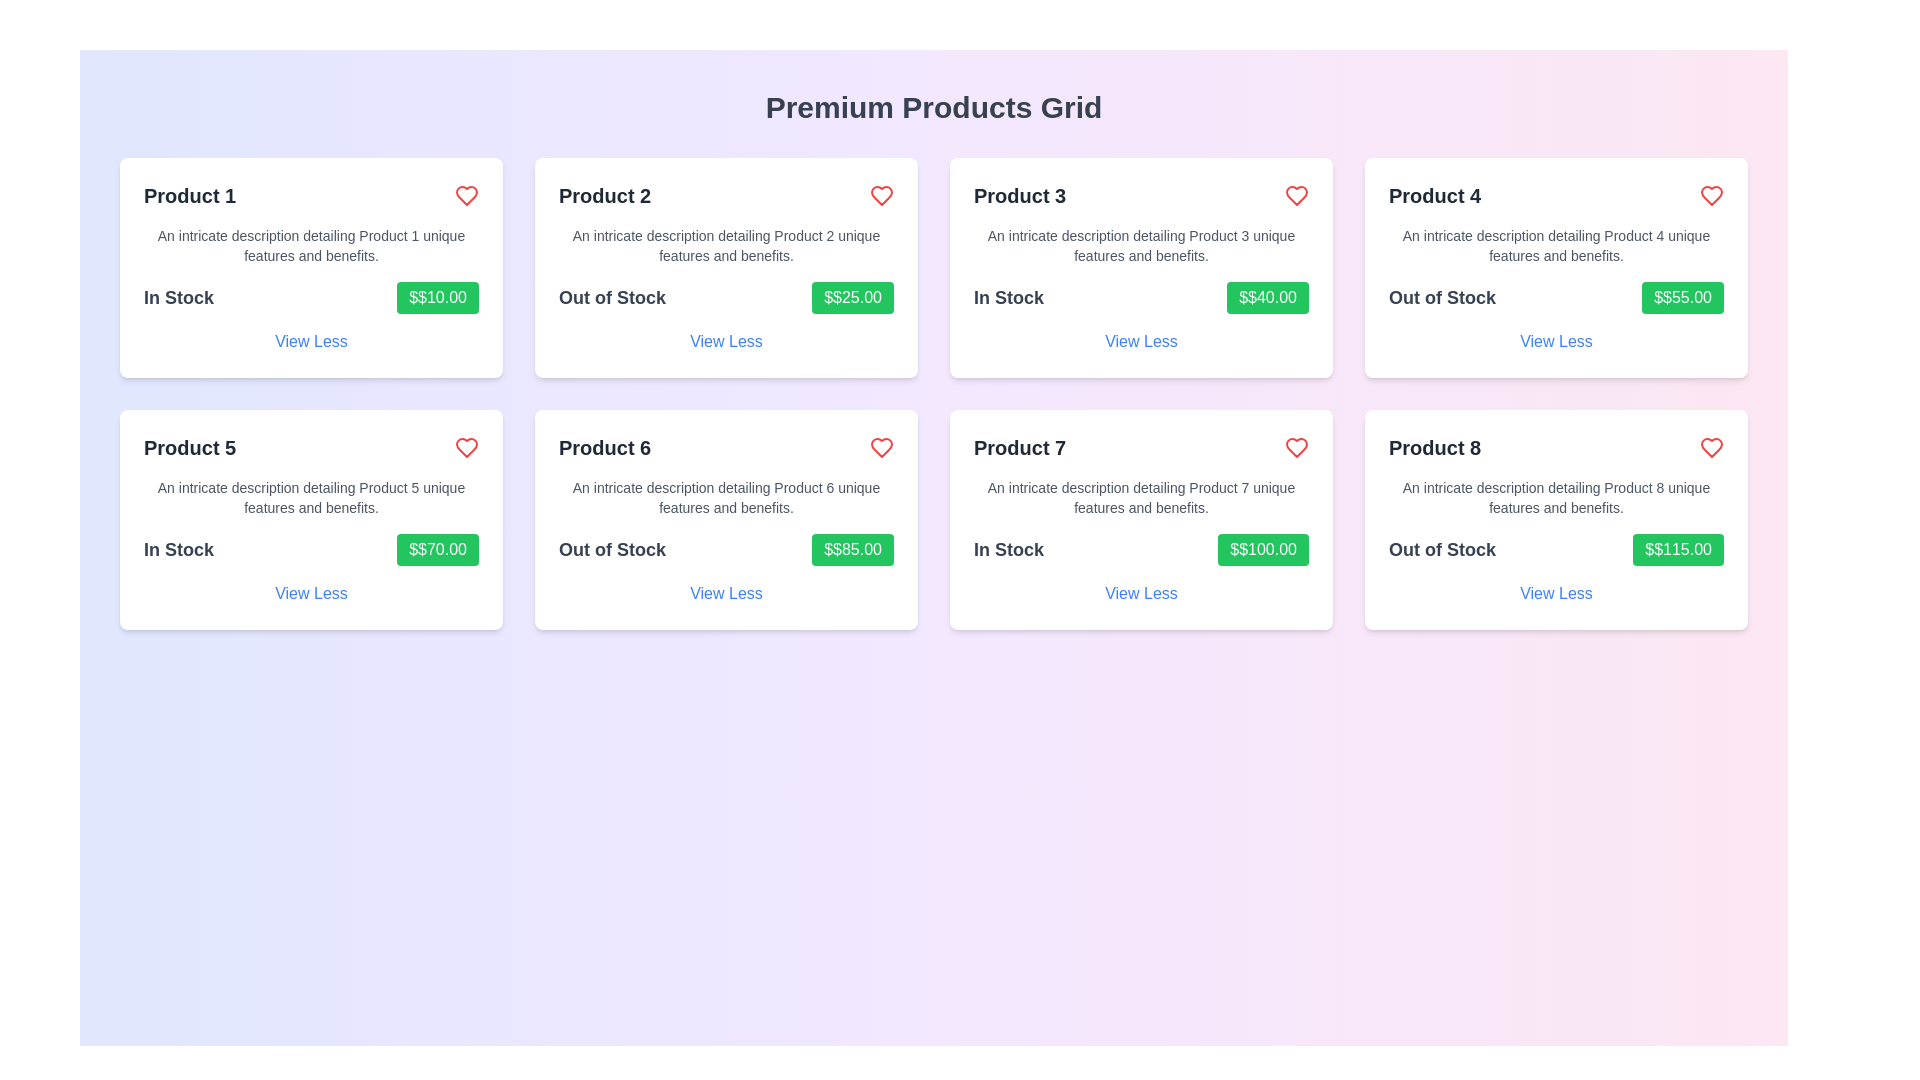 The height and width of the screenshot is (1080, 1920). What do you see at coordinates (310, 245) in the screenshot?
I see `text block that provides a detailed description of the features and benefits of 'Product 1', located beneath the title within the product card in the top-left corner of the product grid` at bounding box center [310, 245].